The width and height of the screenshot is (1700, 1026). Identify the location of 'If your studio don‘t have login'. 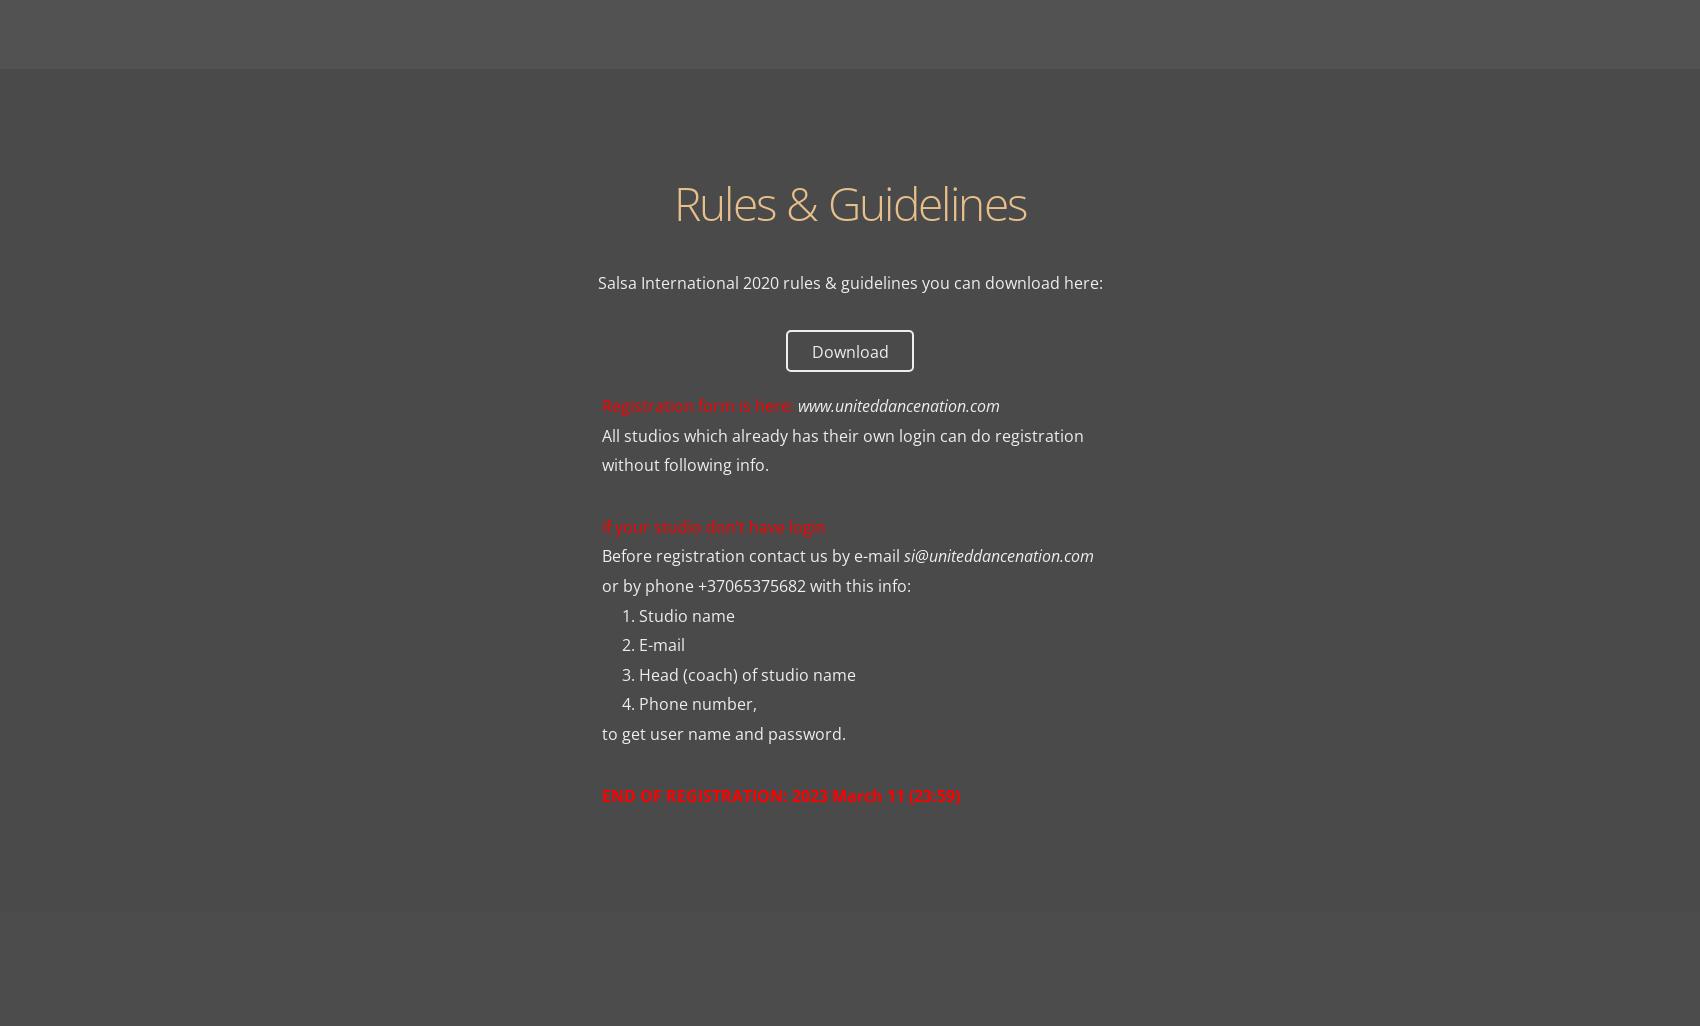
(712, 526).